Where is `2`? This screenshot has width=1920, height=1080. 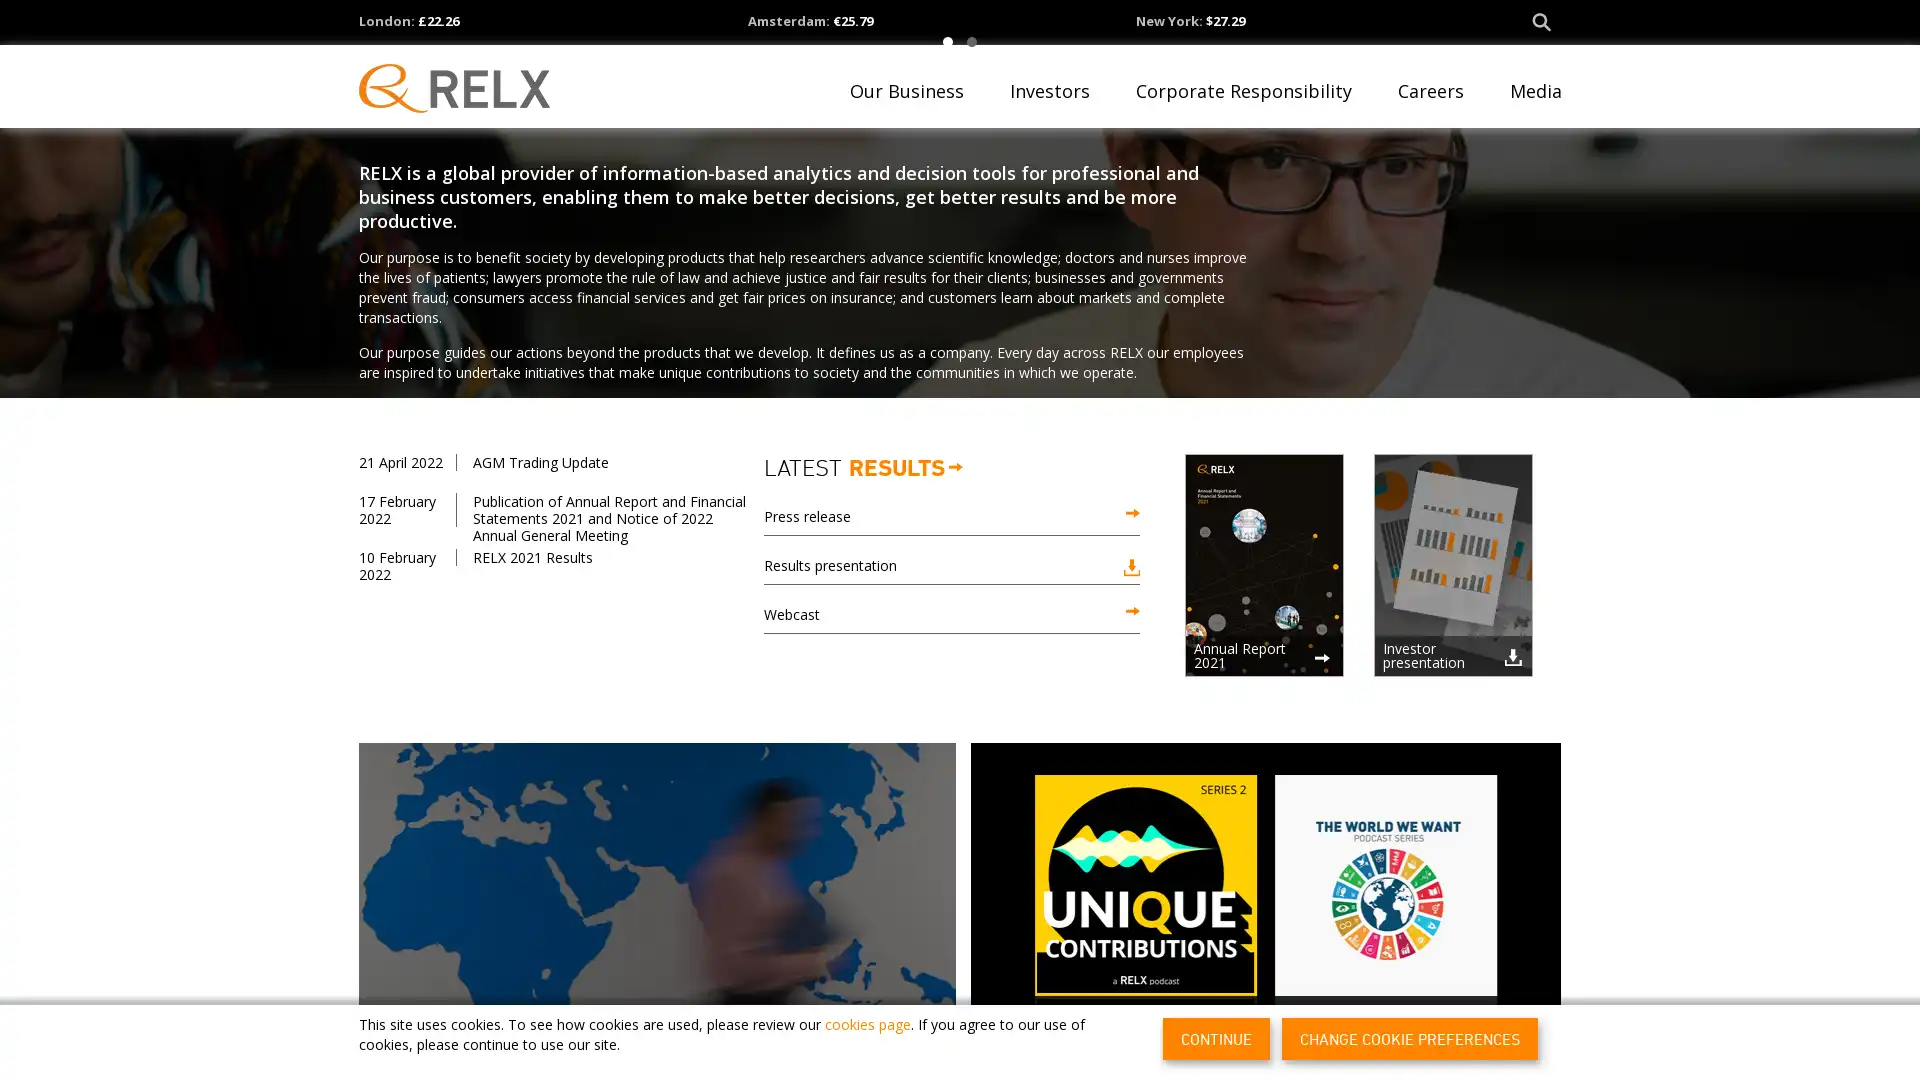
2 is located at coordinates (972, 42).